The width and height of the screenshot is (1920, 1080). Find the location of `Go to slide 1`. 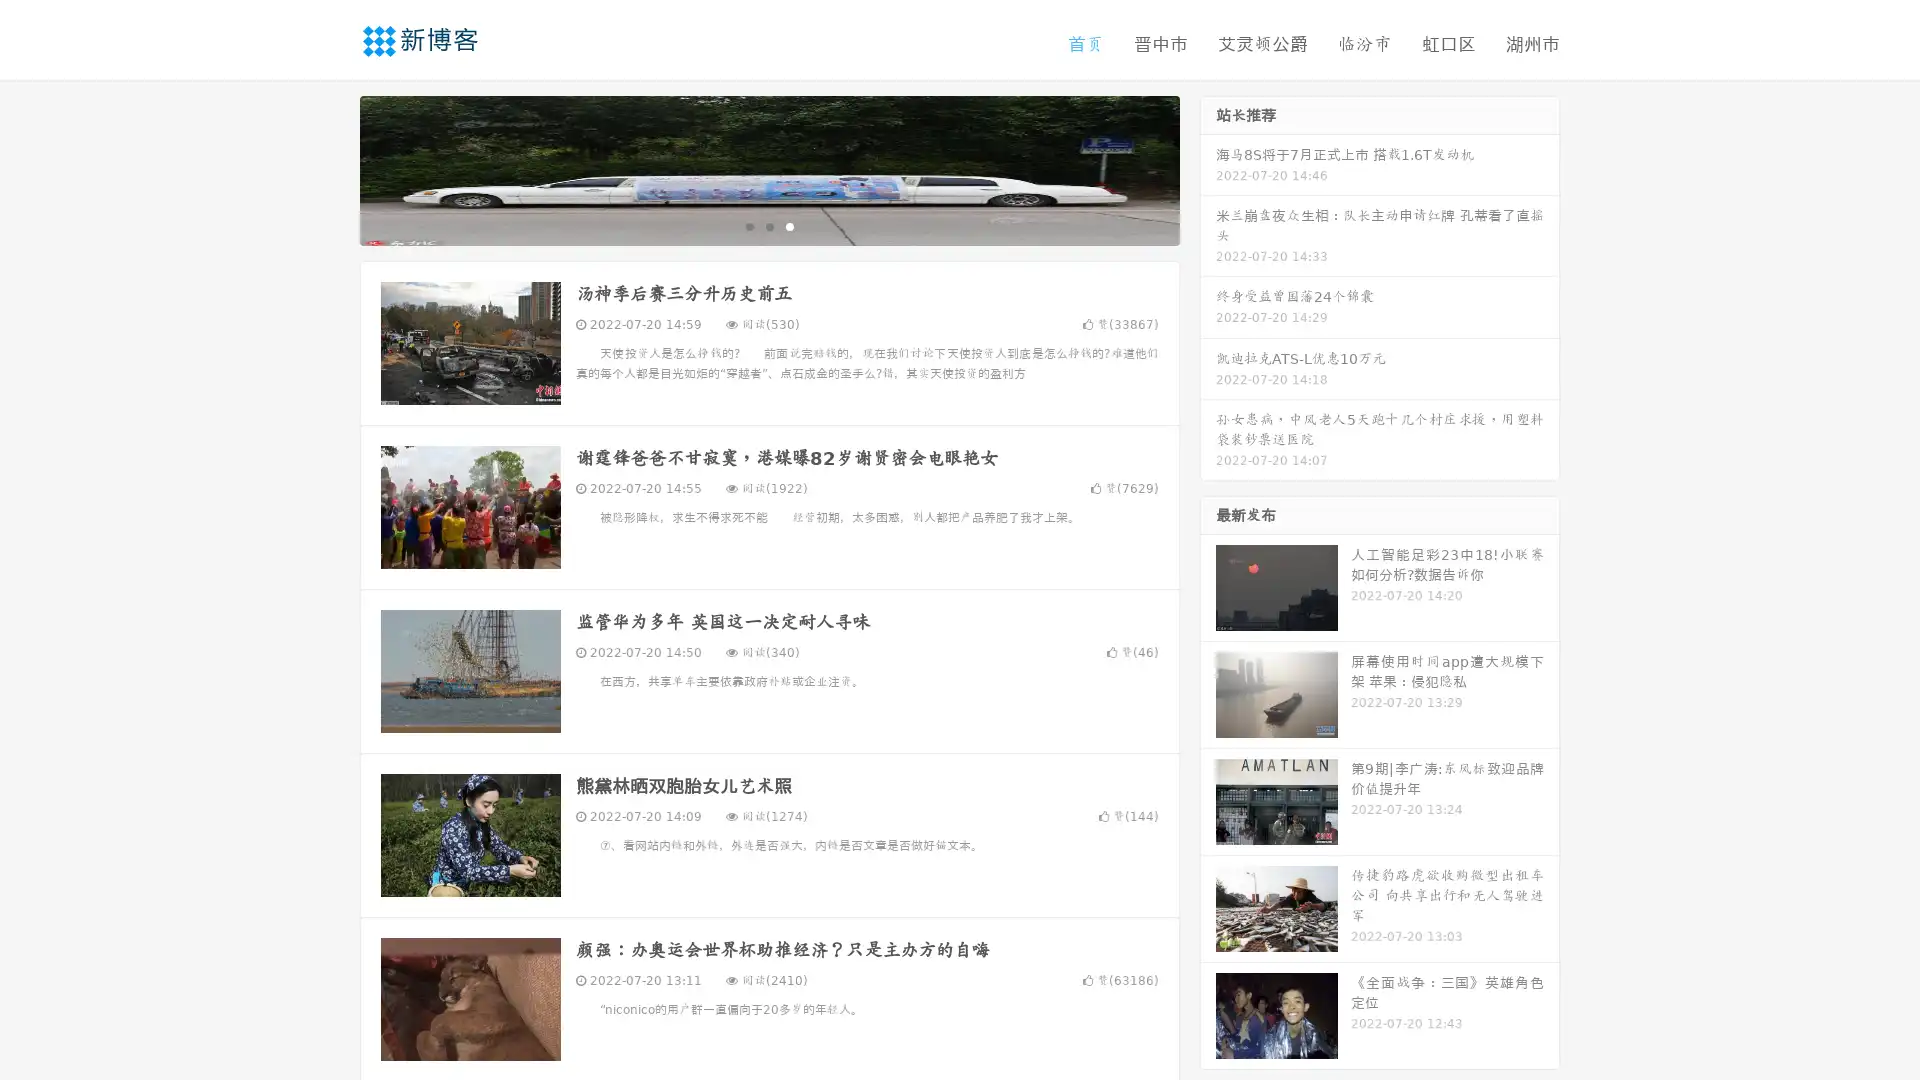

Go to slide 1 is located at coordinates (748, 225).